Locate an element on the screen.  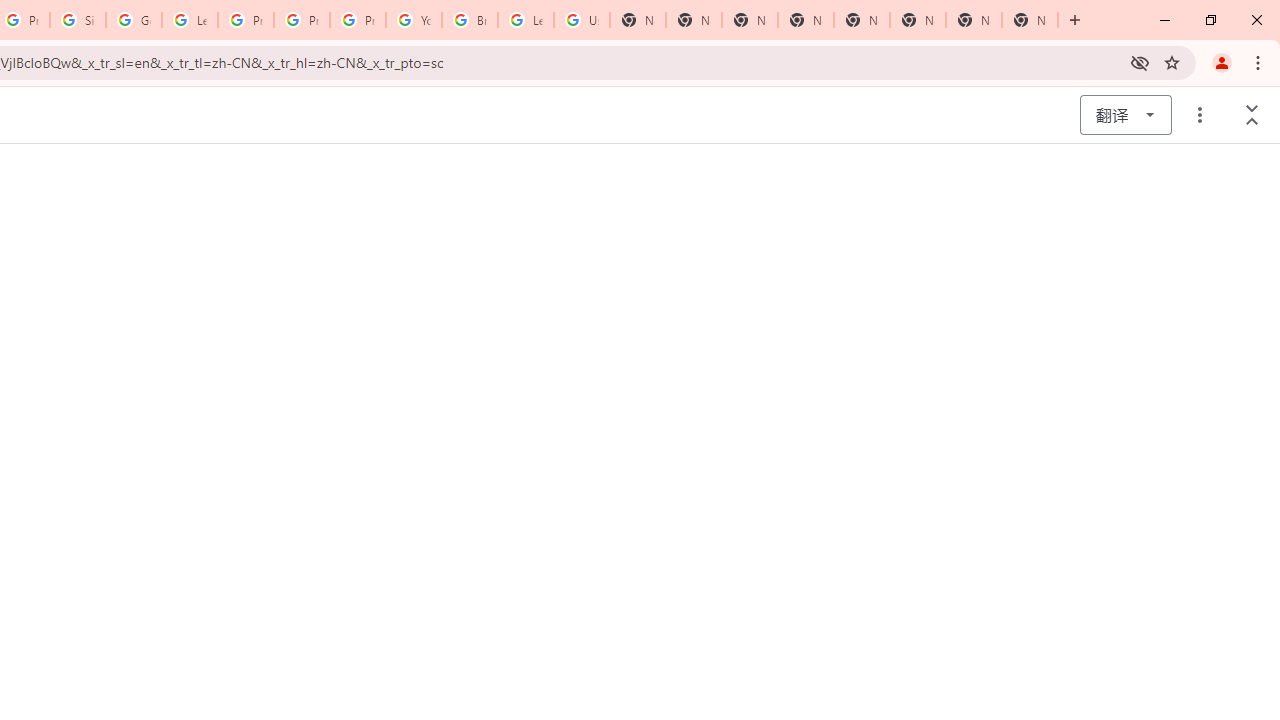
'YouTube' is located at coordinates (413, 20).